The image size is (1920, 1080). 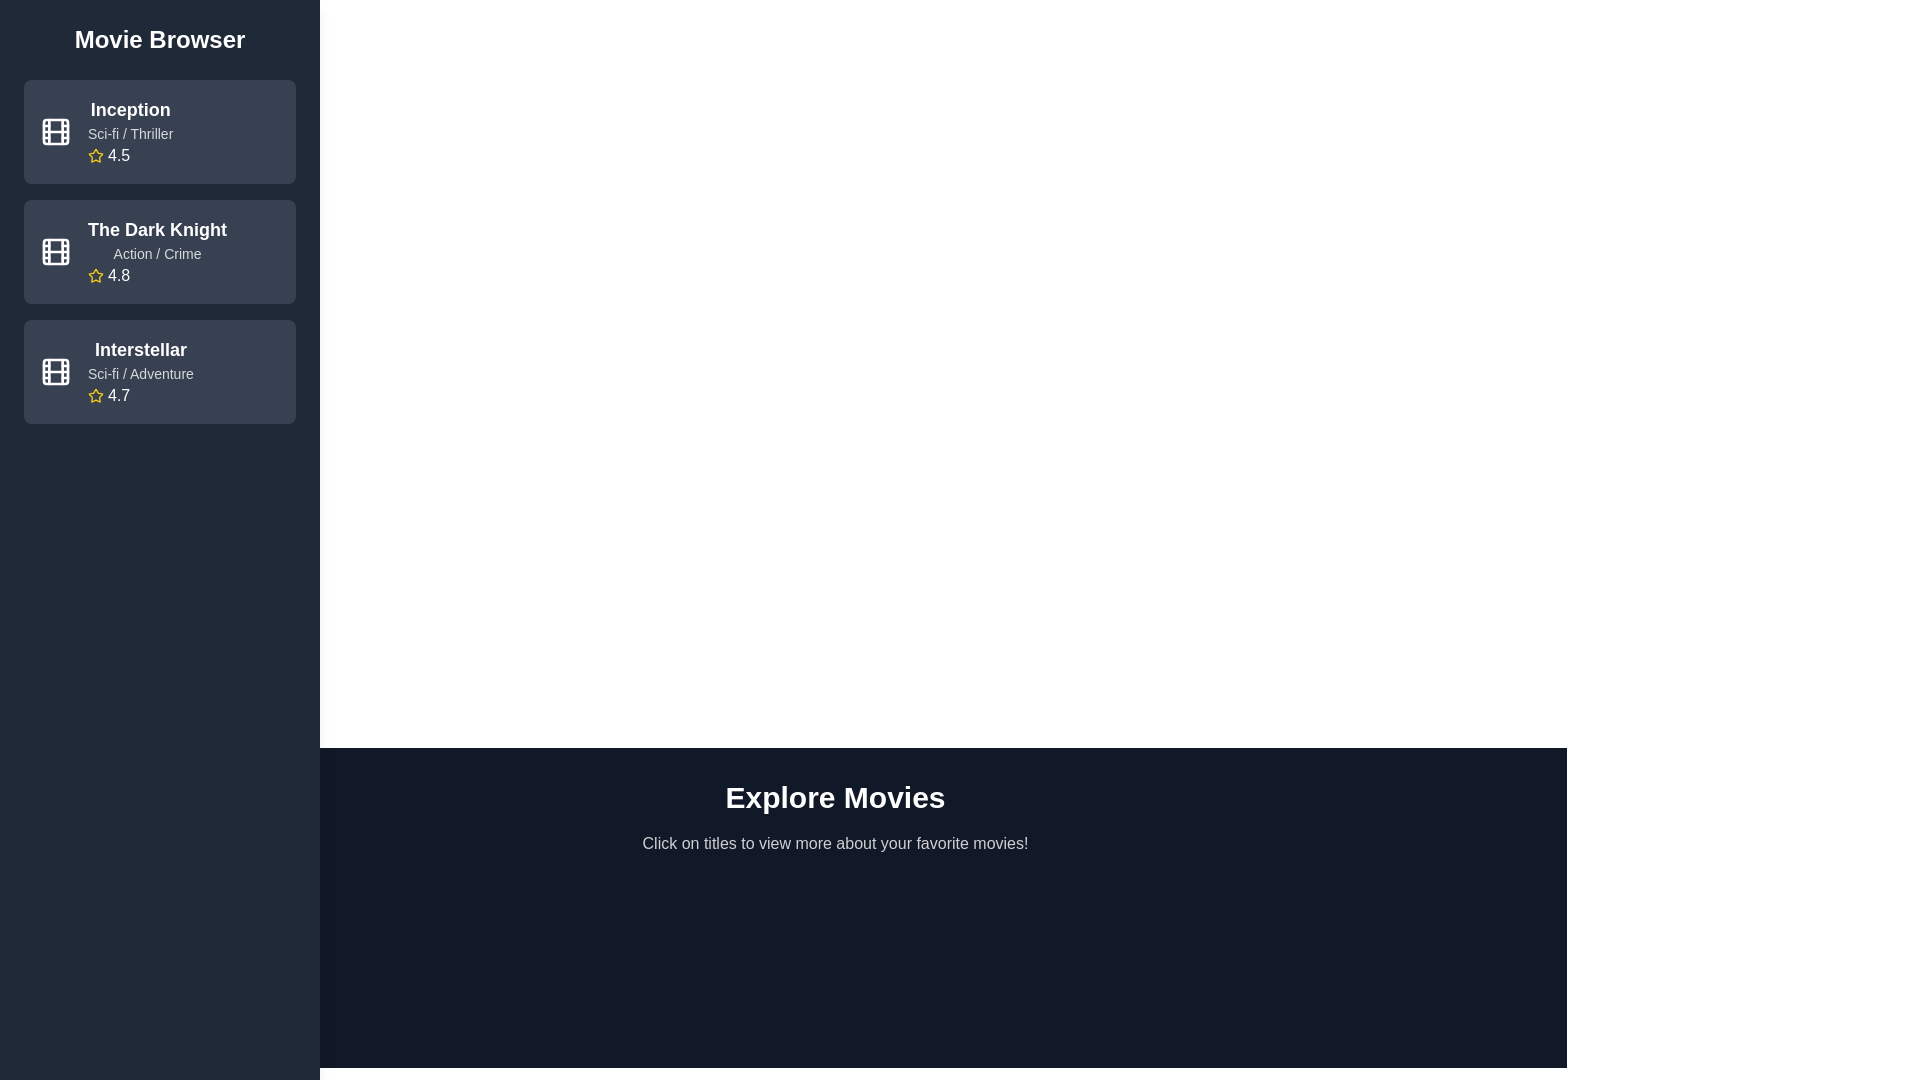 I want to click on the movie titled 'The Dark Knight' to view its details, so click(x=158, y=250).